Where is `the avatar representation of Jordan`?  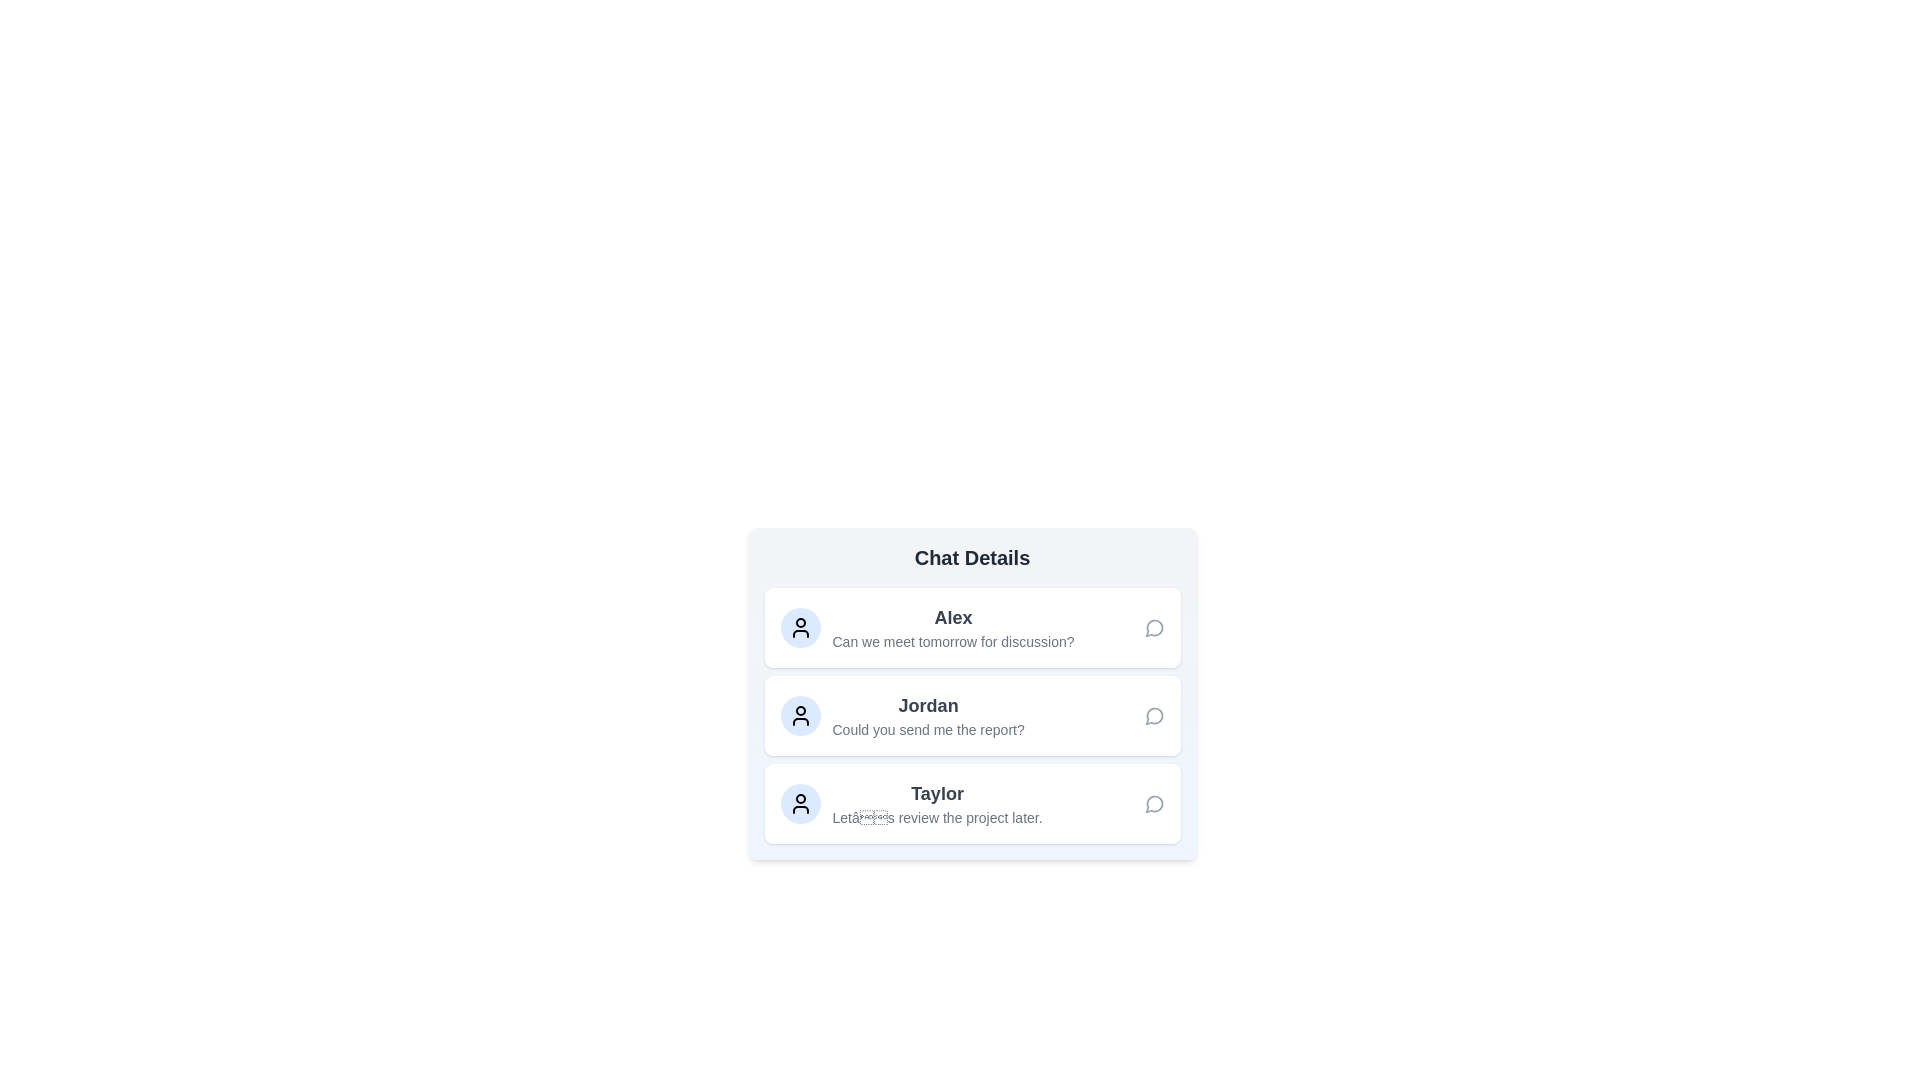
the avatar representation of Jordan is located at coordinates (800, 715).